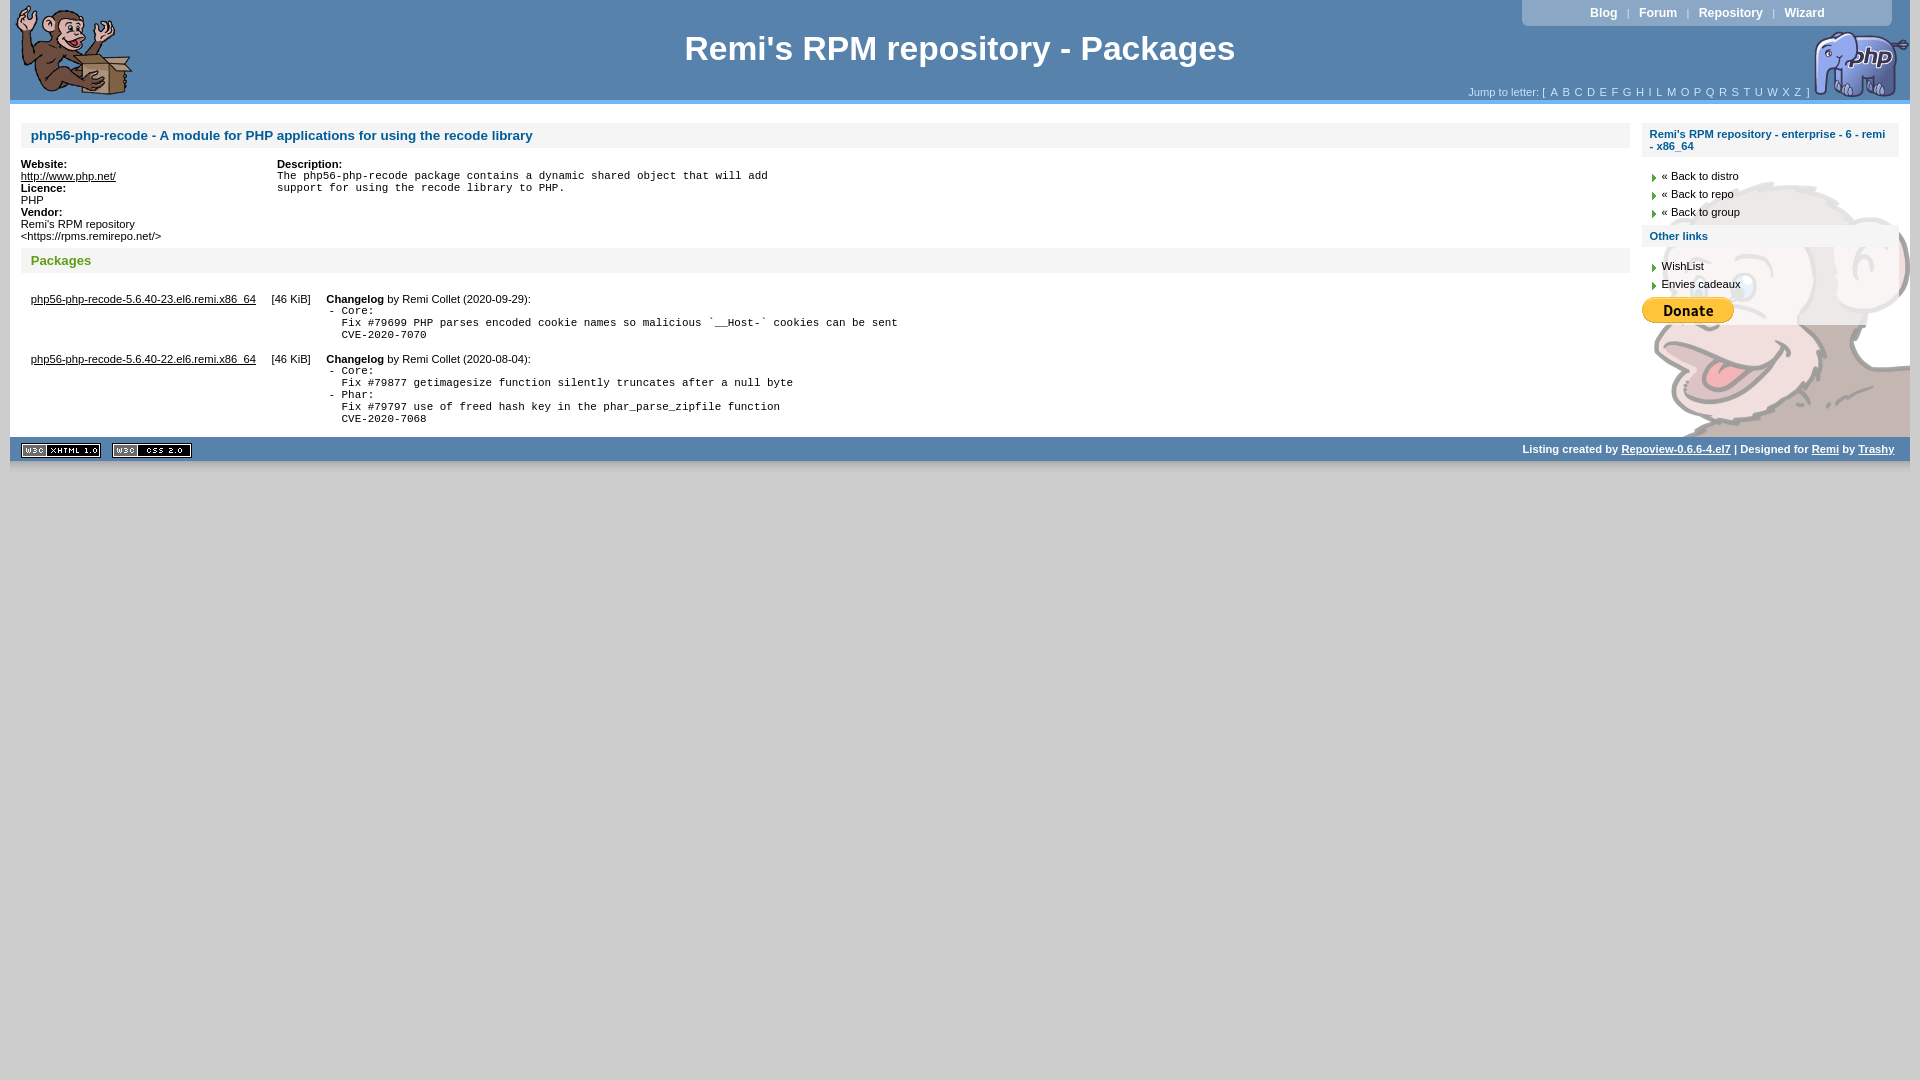  I want to click on 'php56-php-recode-5.6.40-23.el6.remi.x86_64', so click(142, 299).